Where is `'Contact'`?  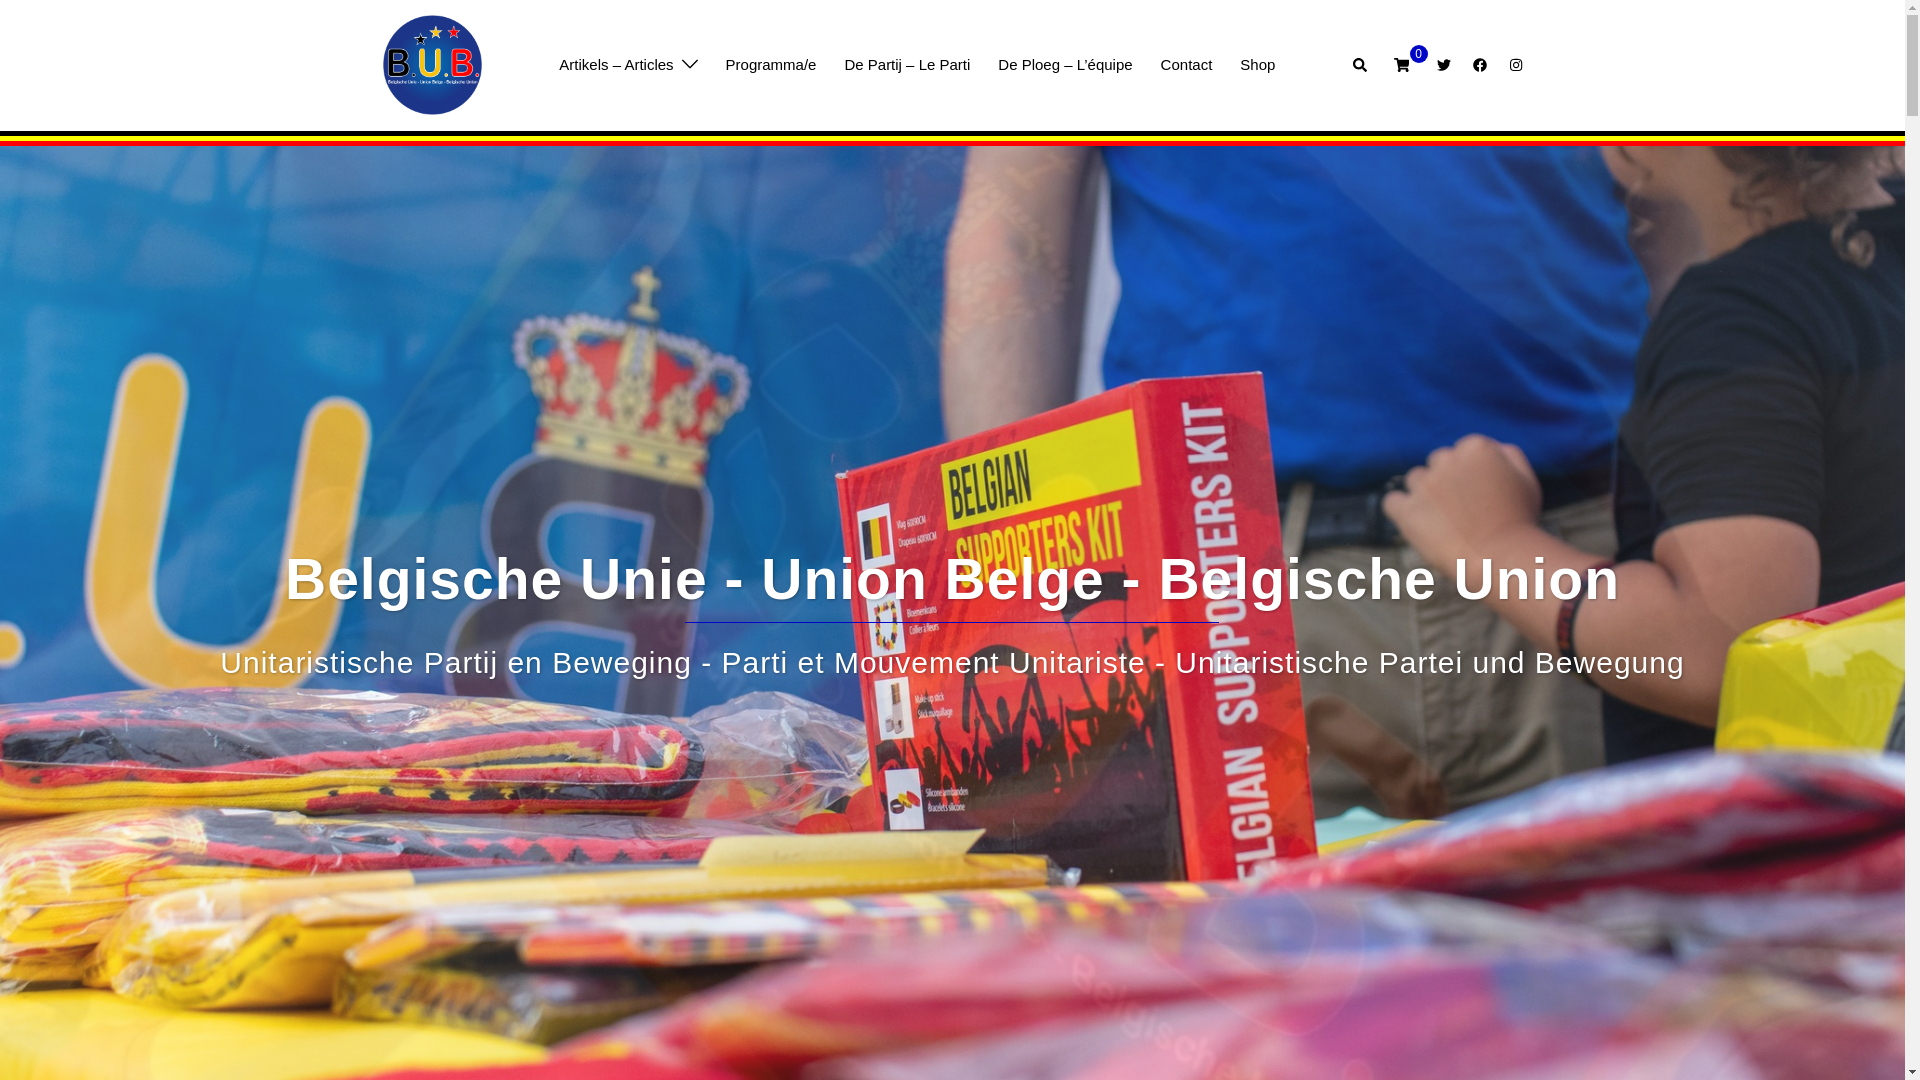
'Contact' is located at coordinates (1186, 63).